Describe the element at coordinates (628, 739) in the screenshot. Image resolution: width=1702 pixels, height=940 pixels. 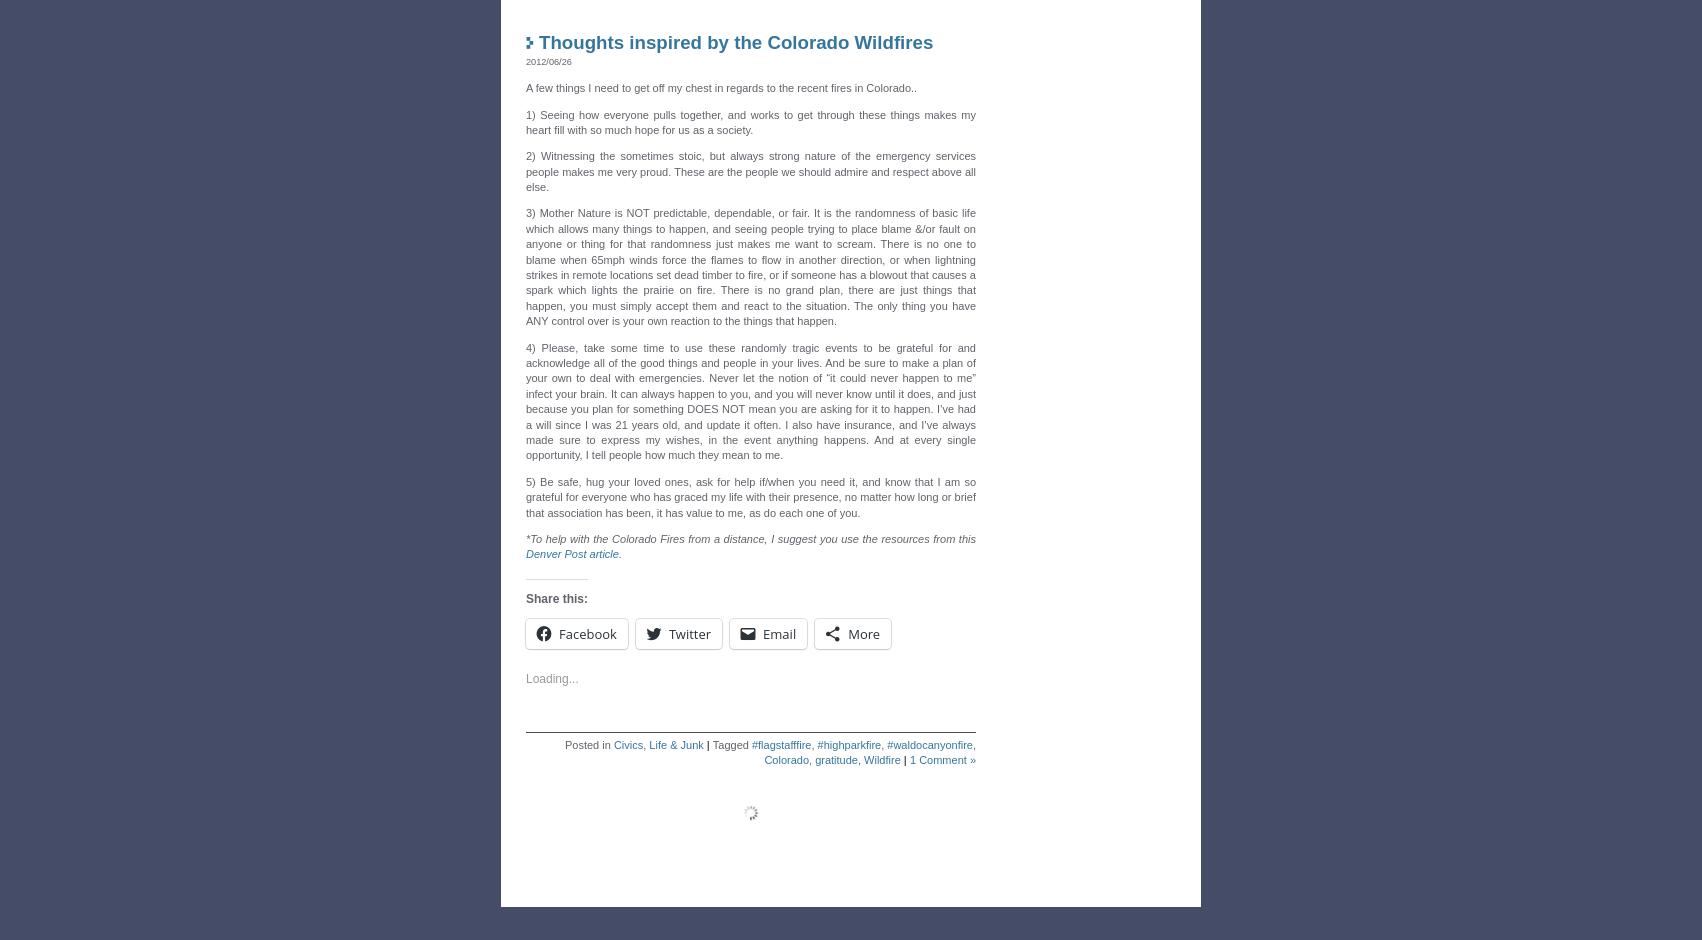
I see `'Civics'` at that location.